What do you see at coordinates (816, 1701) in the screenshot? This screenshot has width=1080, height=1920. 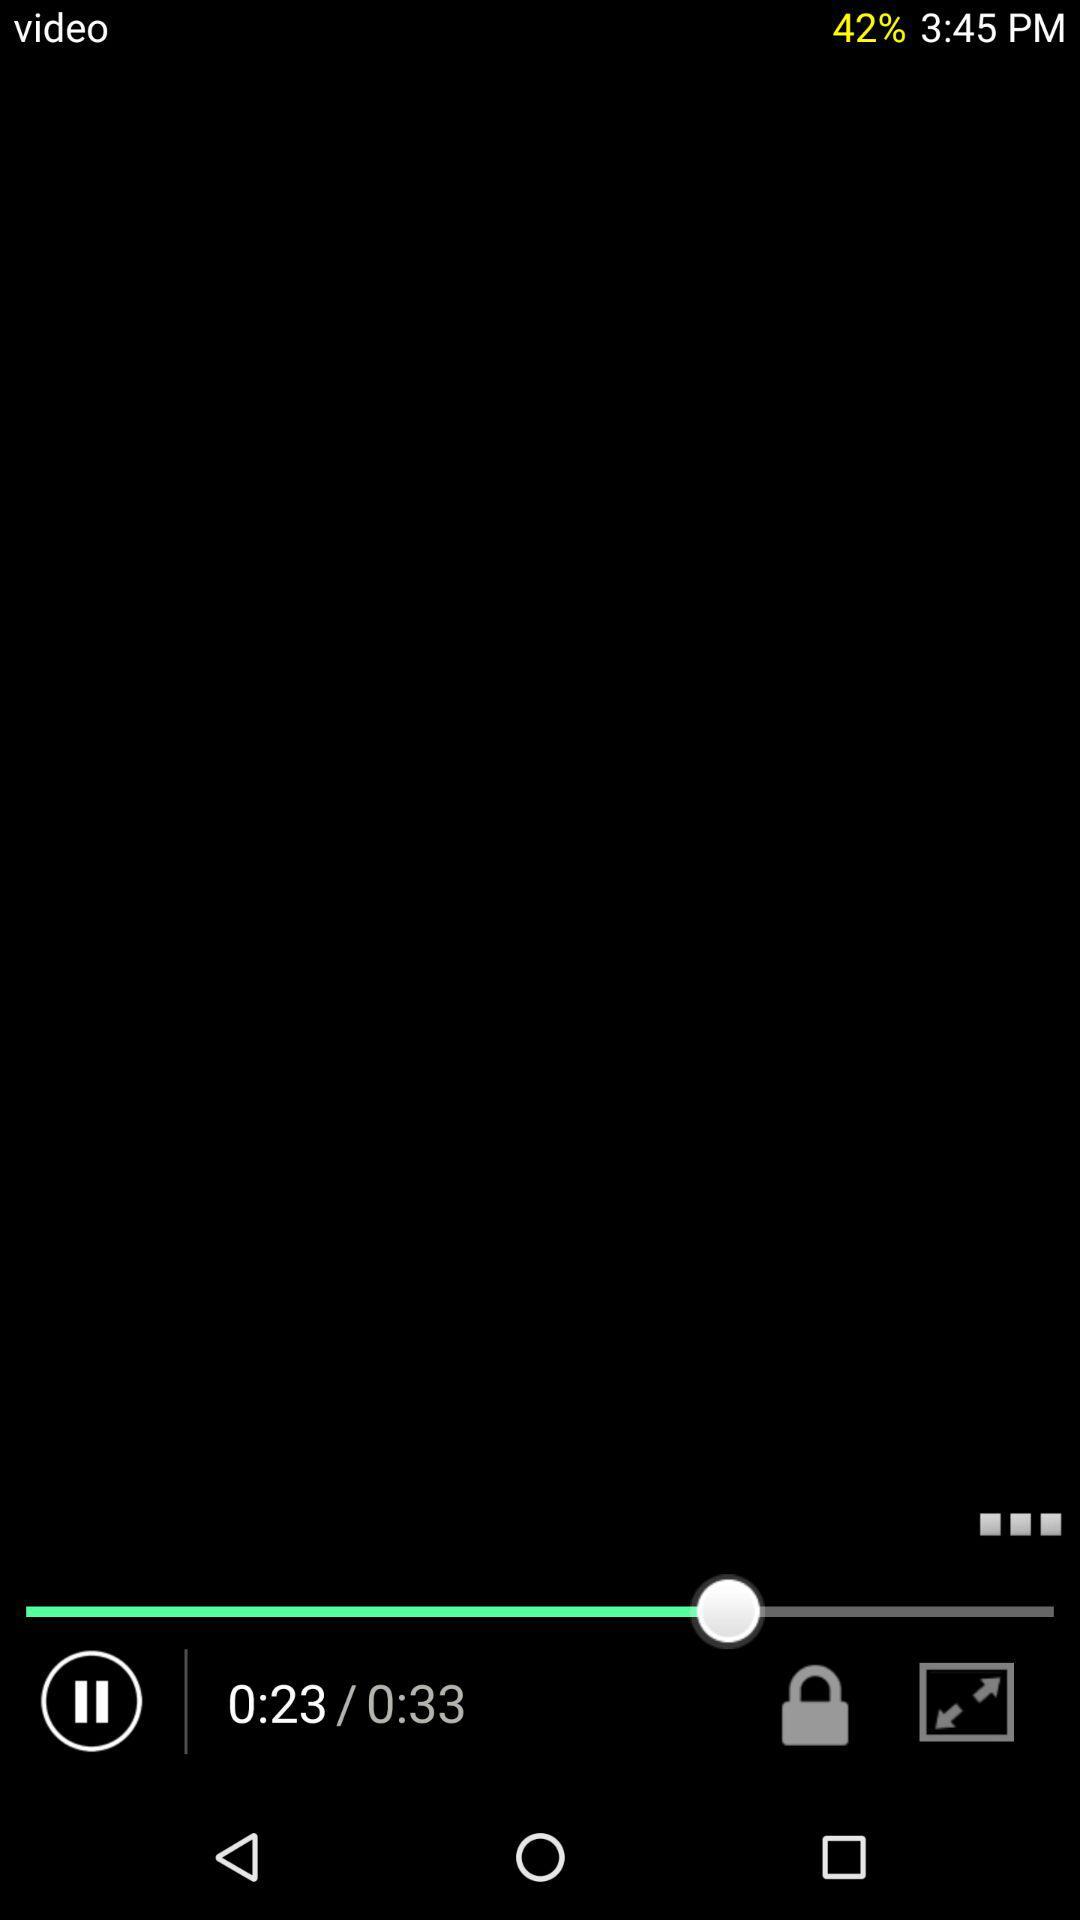 I see `the lock icon which is left side of full screen icon` at bounding box center [816, 1701].